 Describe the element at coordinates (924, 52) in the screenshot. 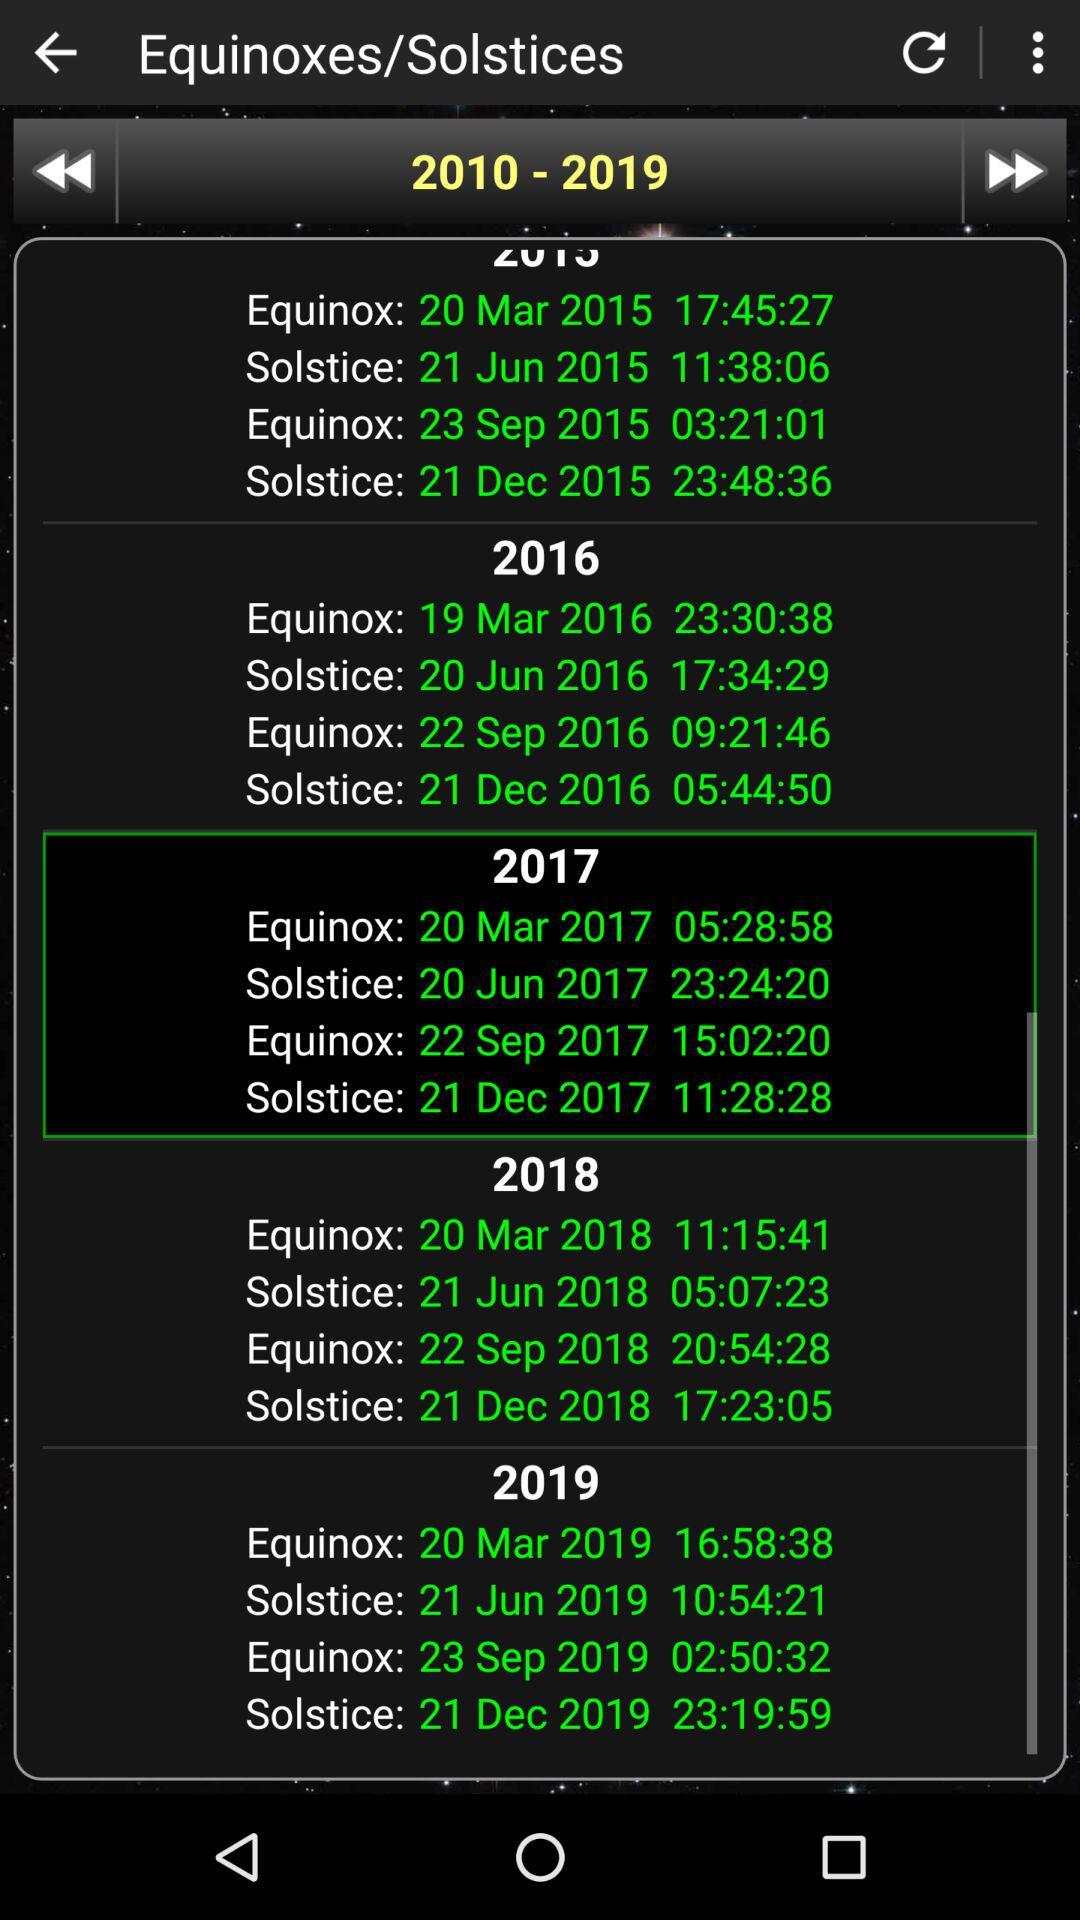

I see `to refresh` at that location.